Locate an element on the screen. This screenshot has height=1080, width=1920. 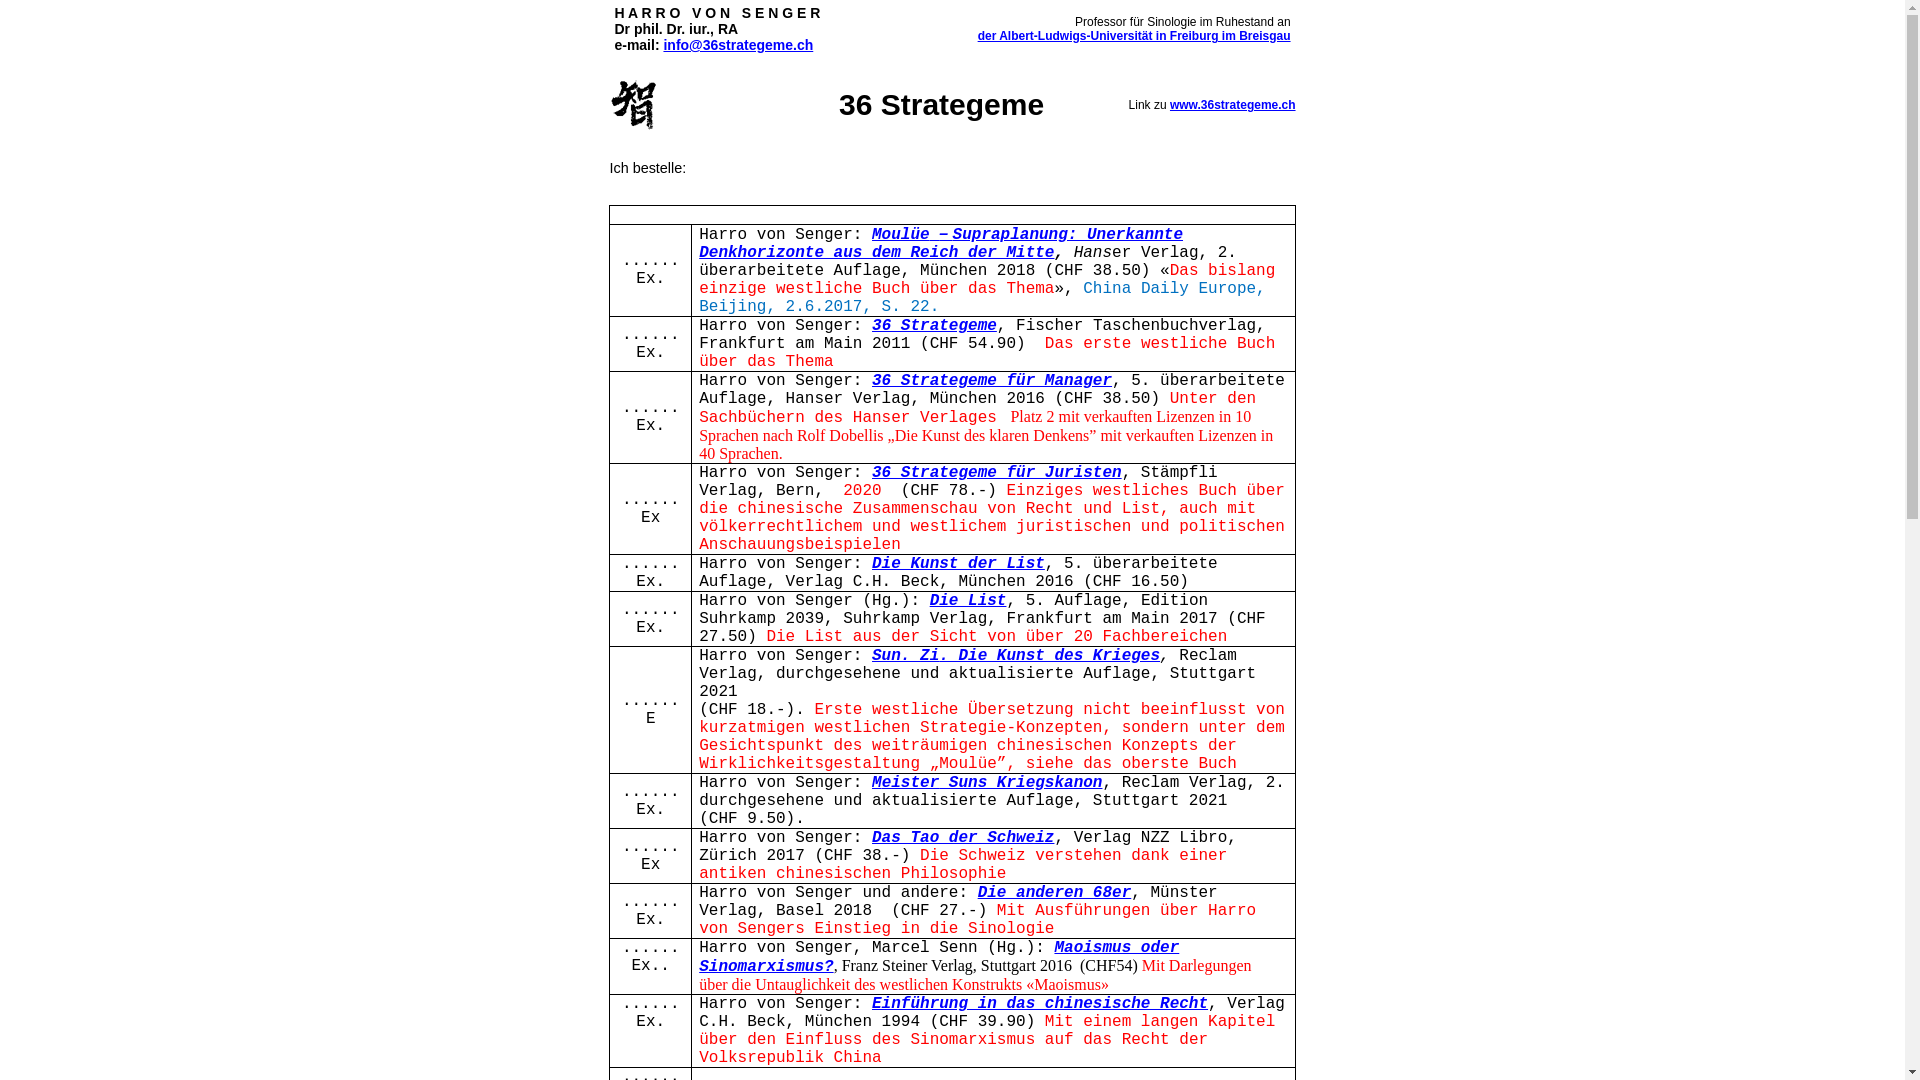
'Die Kunst der List' is located at coordinates (957, 562).